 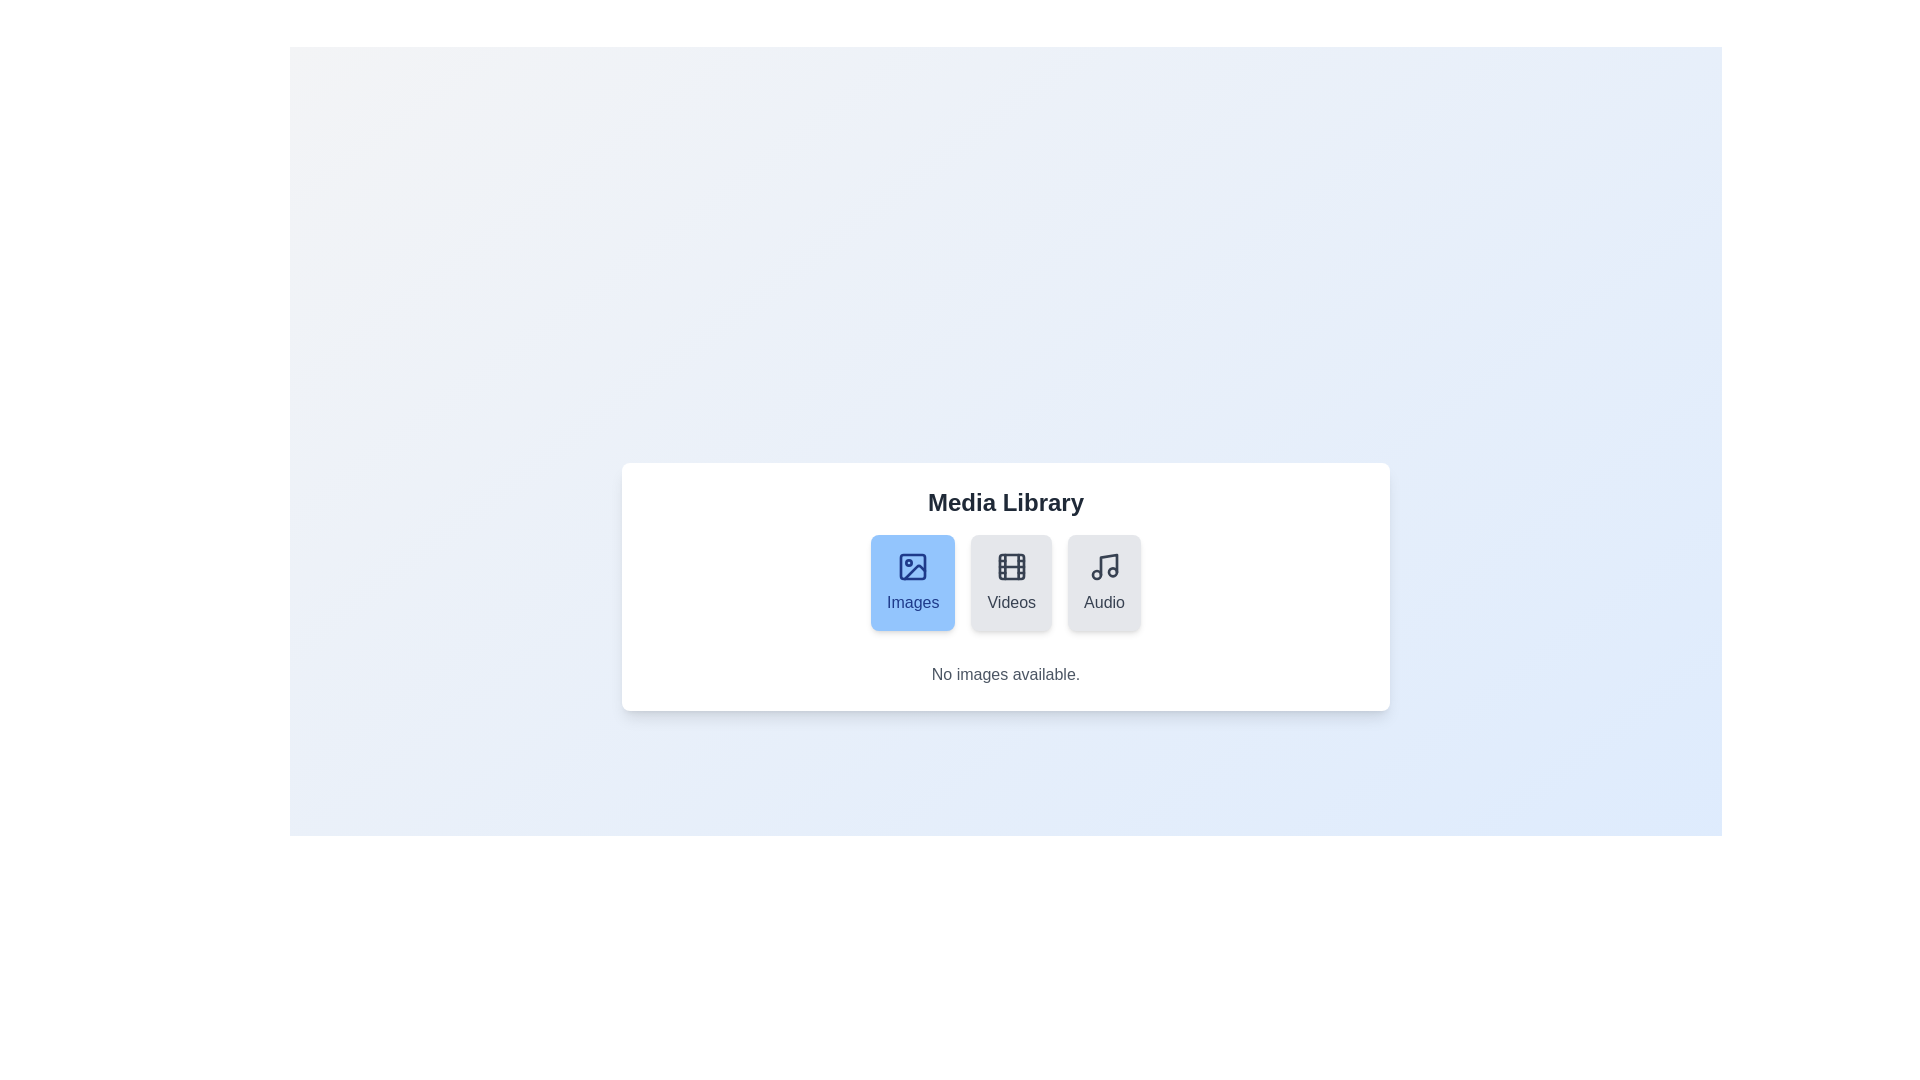 I want to click on the 'Images' button to view image-related content, so click(x=911, y=582).